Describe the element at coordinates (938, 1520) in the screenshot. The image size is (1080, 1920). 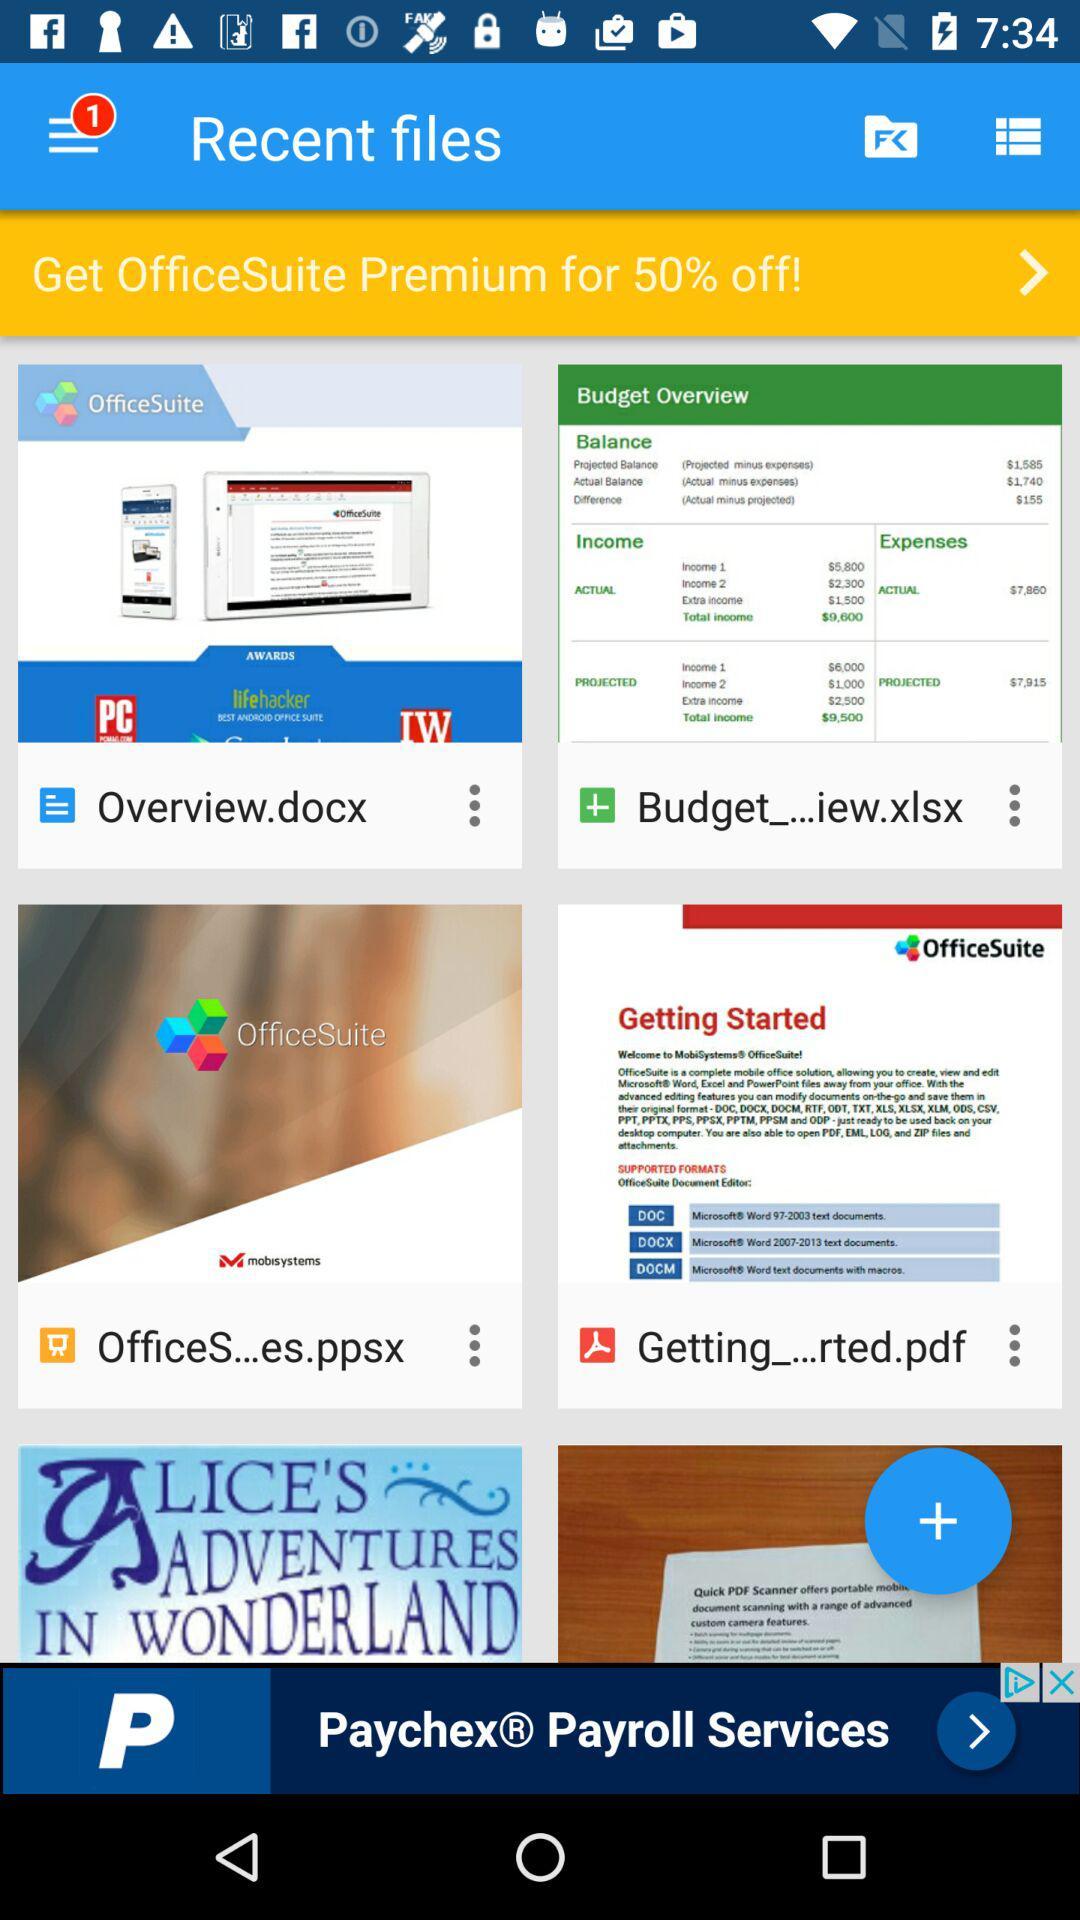
I see `the add icon` at that location.